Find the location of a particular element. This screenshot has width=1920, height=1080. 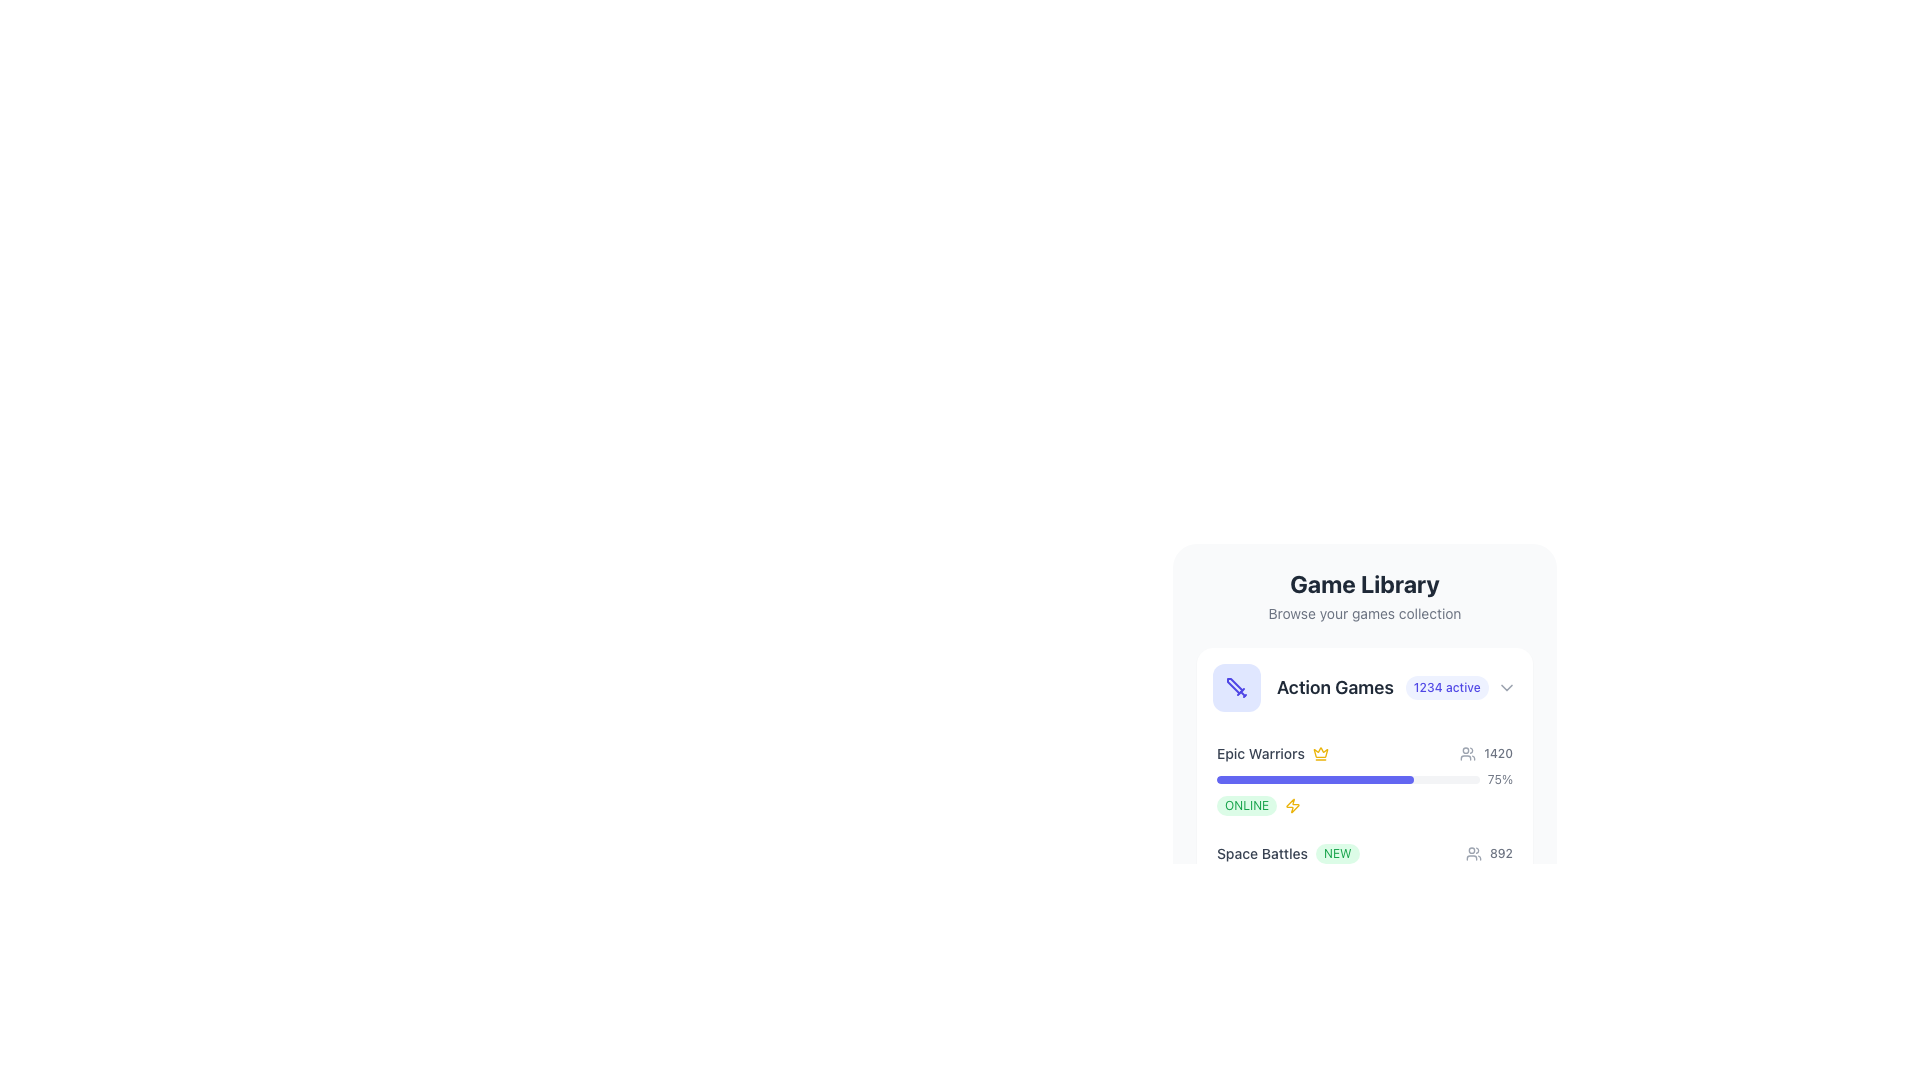

the game management panel located on the right section of the interface is located at coordinates (1508, 690).